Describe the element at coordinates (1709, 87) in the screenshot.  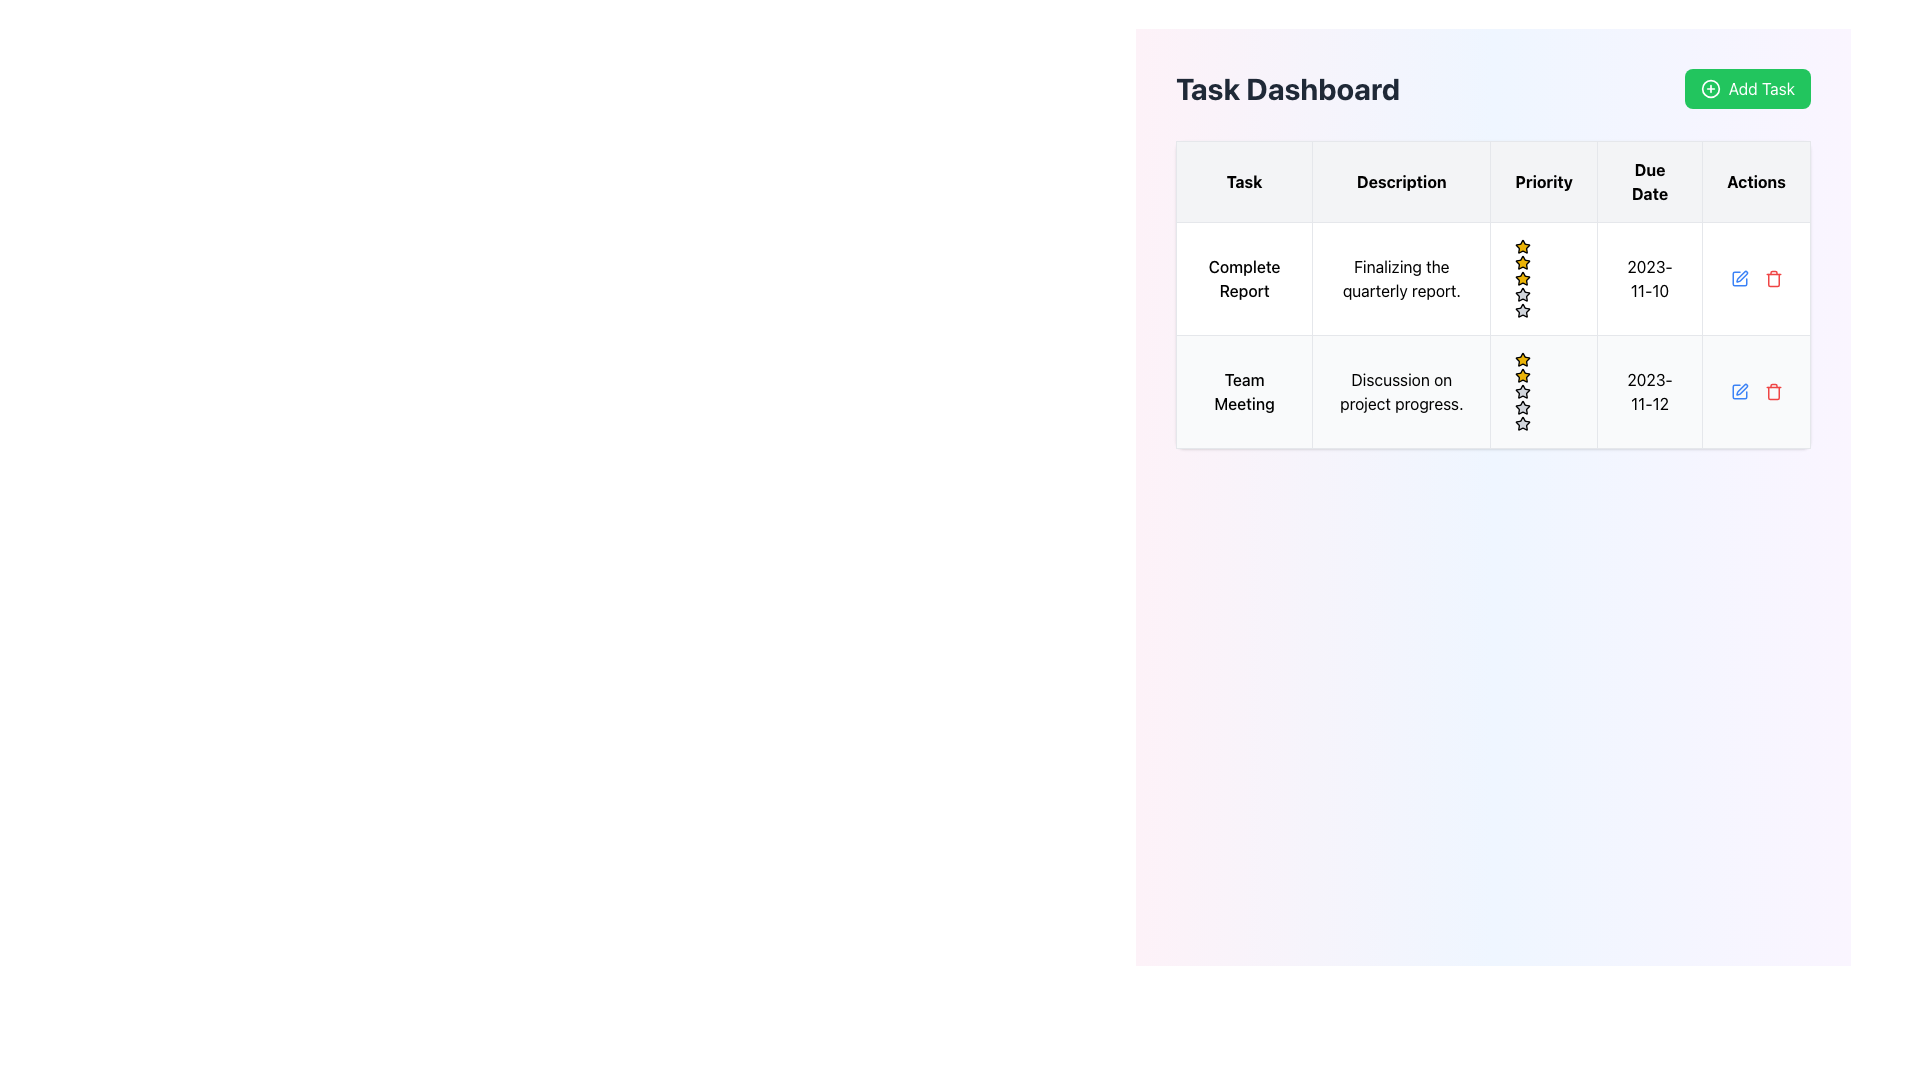
I see `the SVG Circle that forms part of the plus sign icon within the green 'Add Task' button located at the top-right corner of the interface` at that location.